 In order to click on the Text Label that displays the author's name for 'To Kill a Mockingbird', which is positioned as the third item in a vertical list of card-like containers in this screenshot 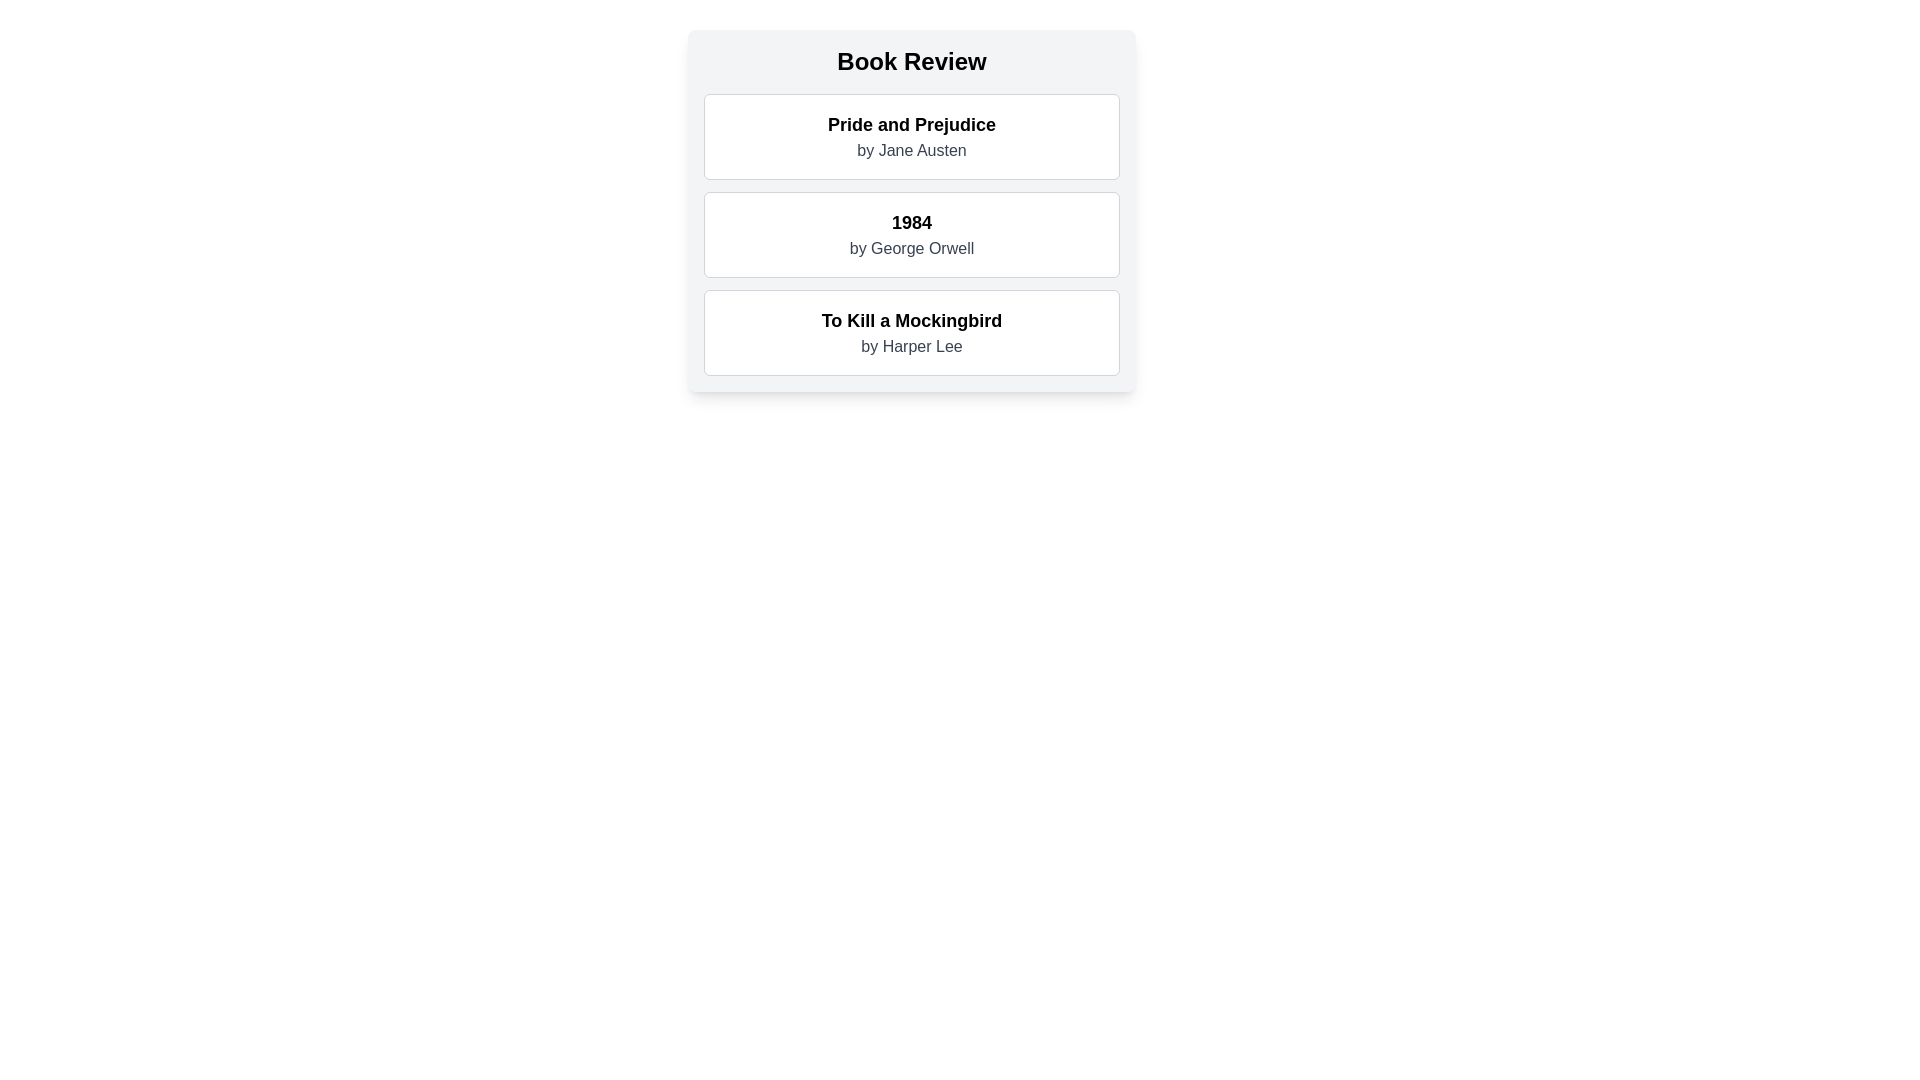, I will do `click(911, 346)`.